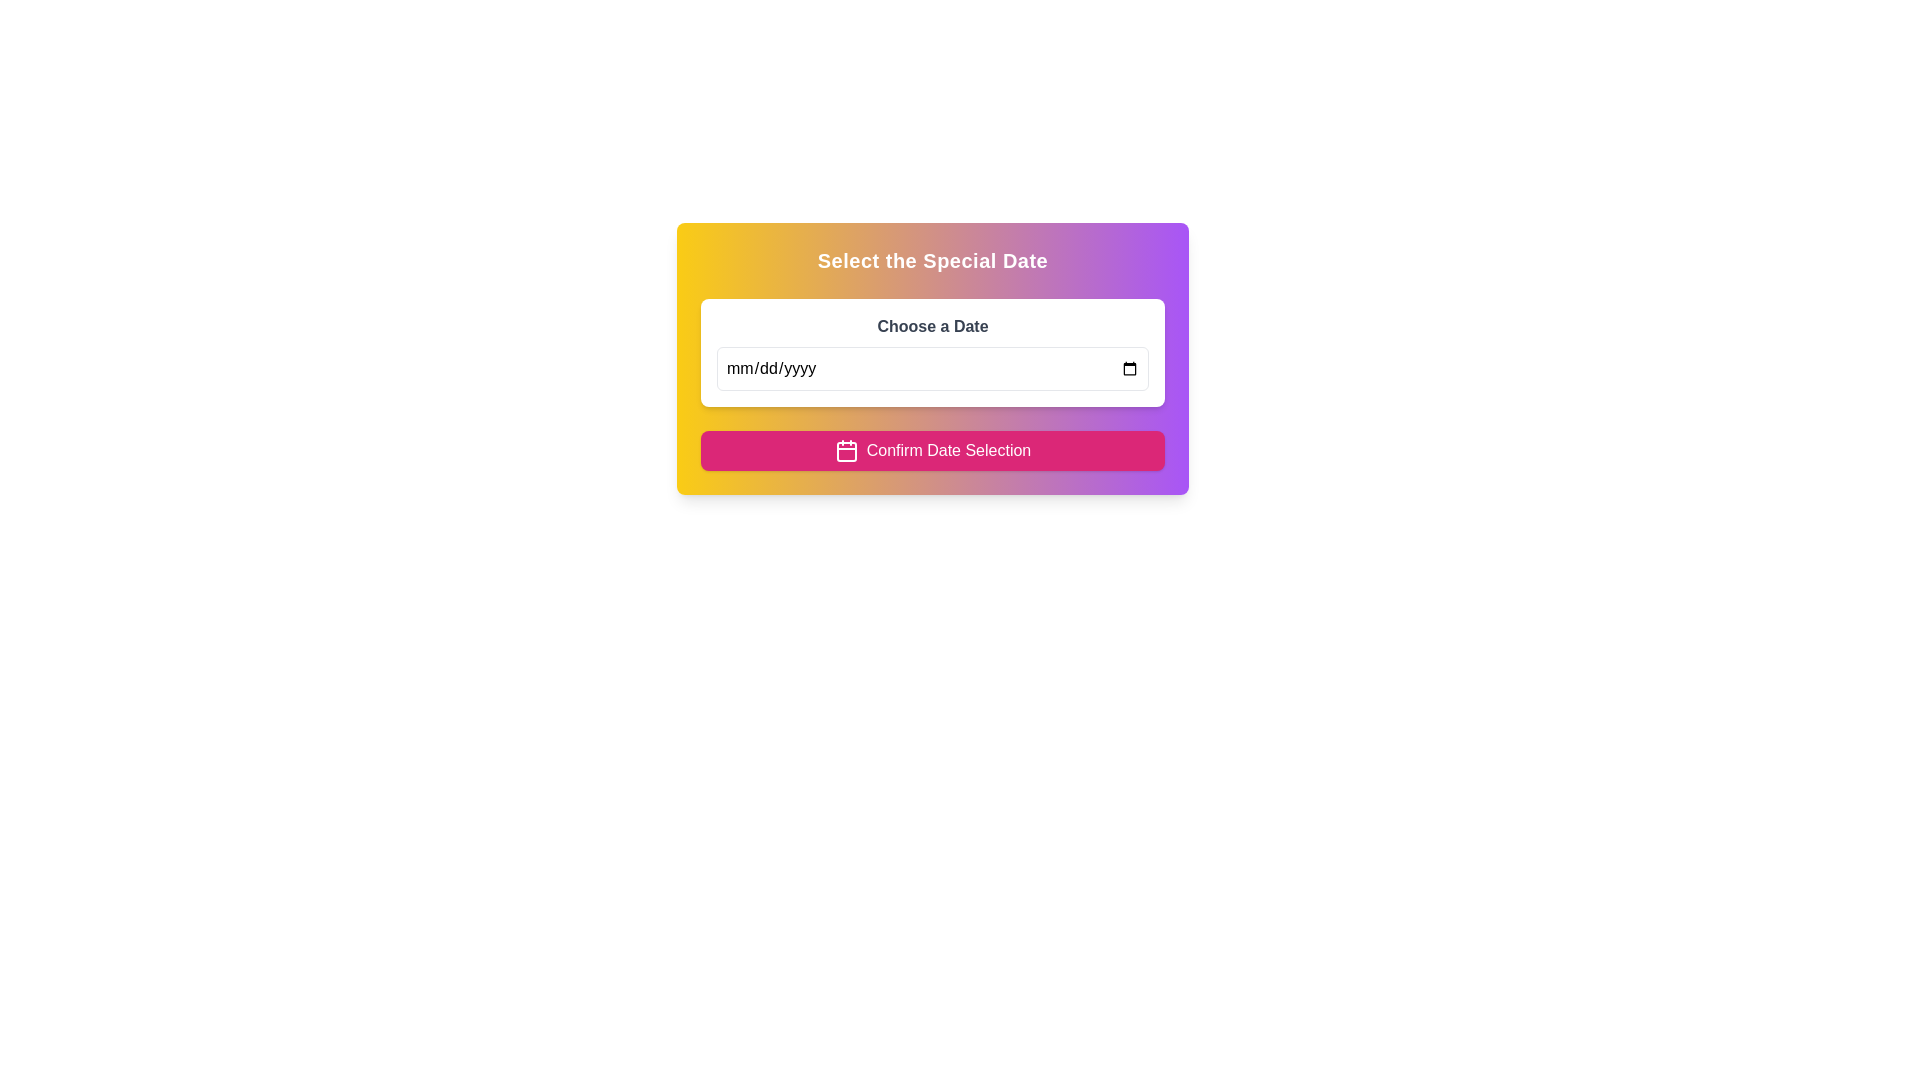 The image size is (1920, 1080). I want to click on the decorative SVG rectangle that represents a calendar icon, located centrally beneath the date entry field and above the 'Confirm Date Selection' button, so click(846, 451).